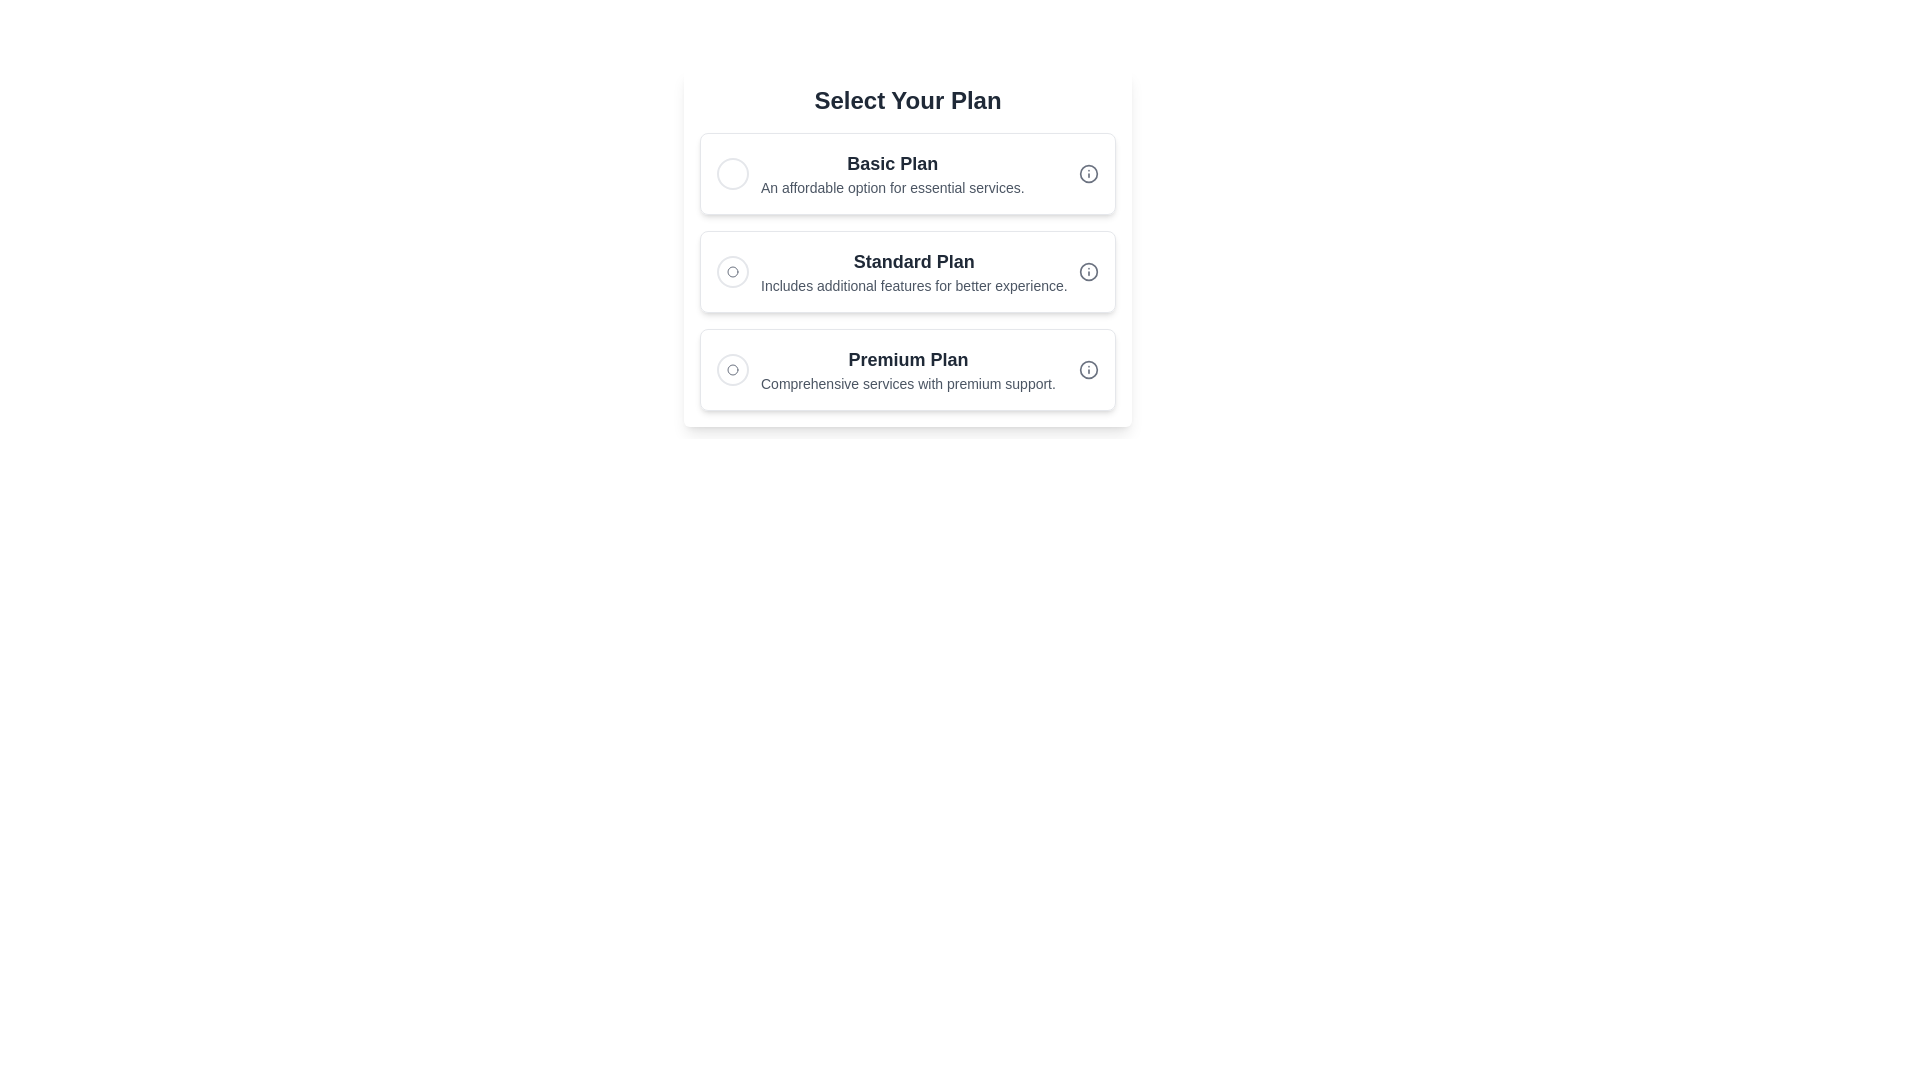 The height and width of the screenshot is (1080, 1920). Describe the element at coordinates (907, 384) in the screenshot. I see `the descriptive label providing details about the 'Premium Plan' option, positioned beneath the 'Premium Plan' heading` at that location.